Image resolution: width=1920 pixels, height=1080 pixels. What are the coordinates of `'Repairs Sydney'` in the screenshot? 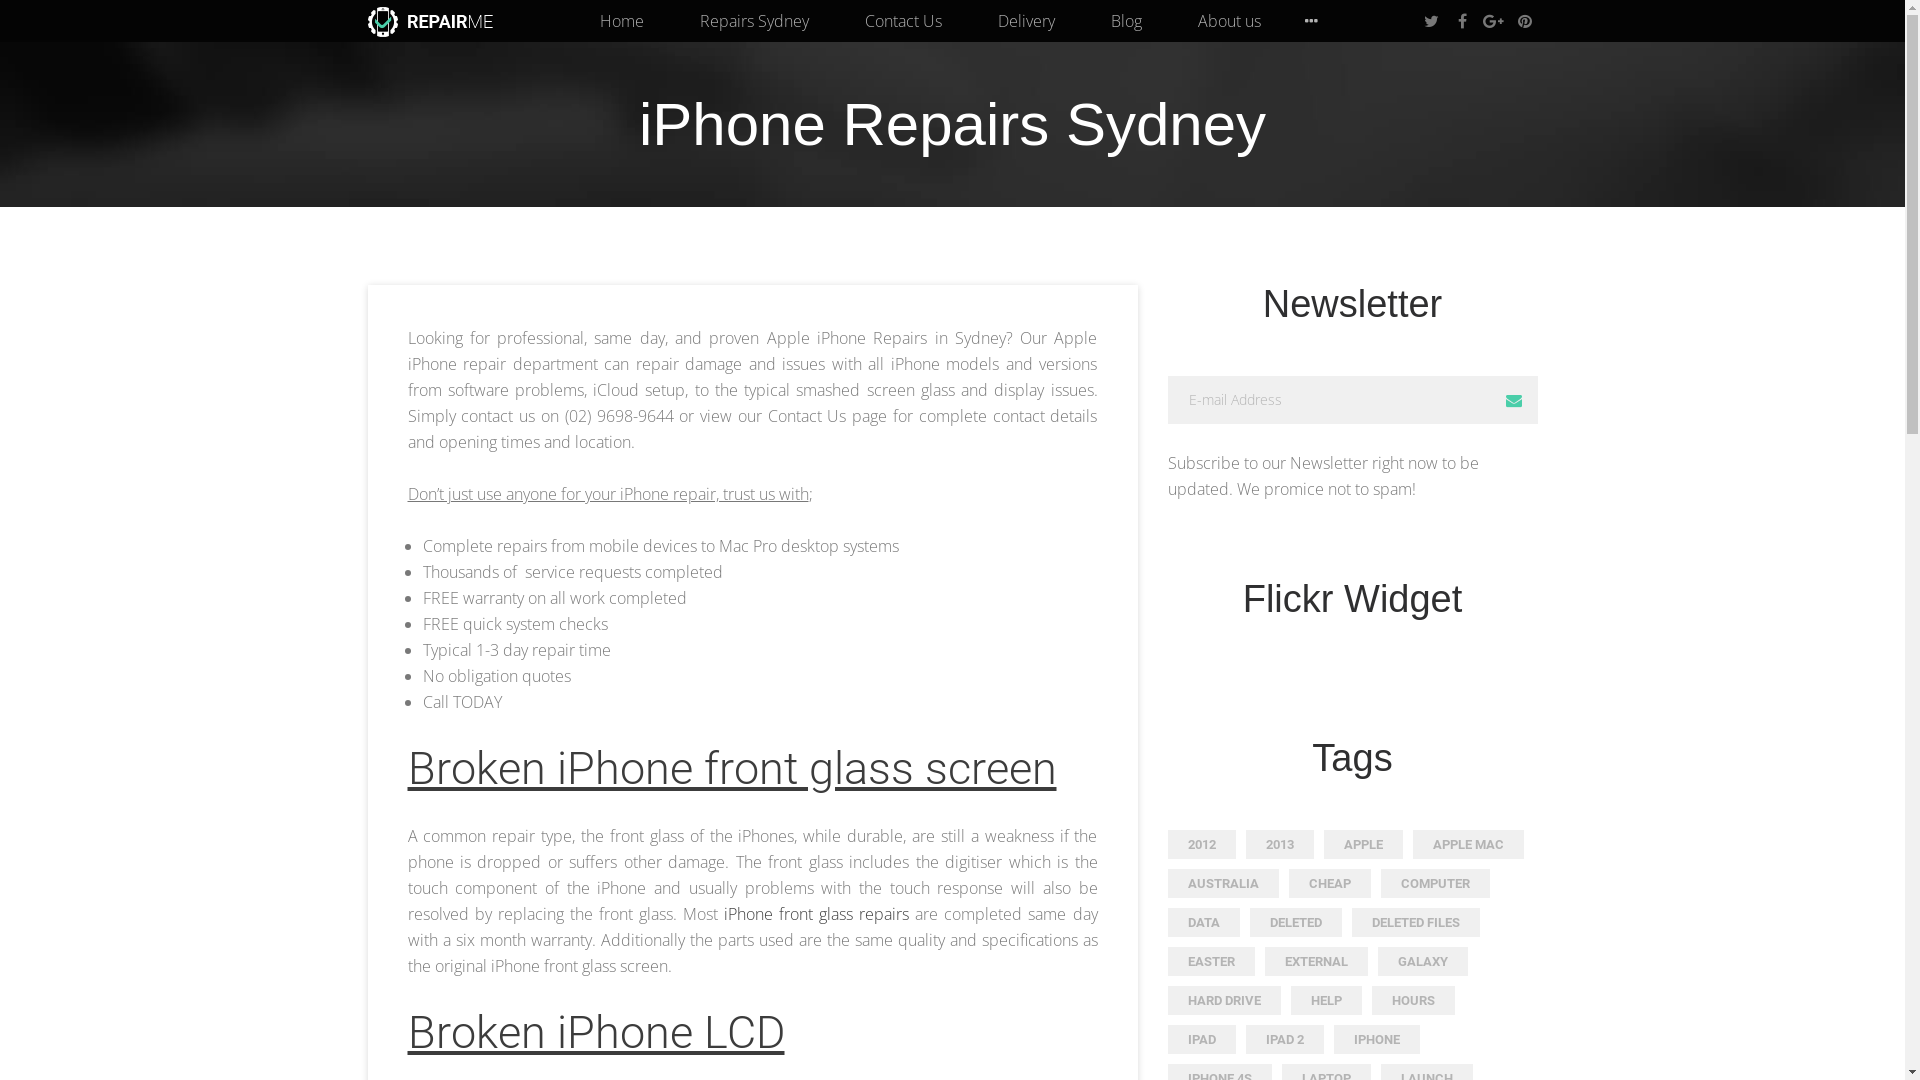 It's located at (672, 20).